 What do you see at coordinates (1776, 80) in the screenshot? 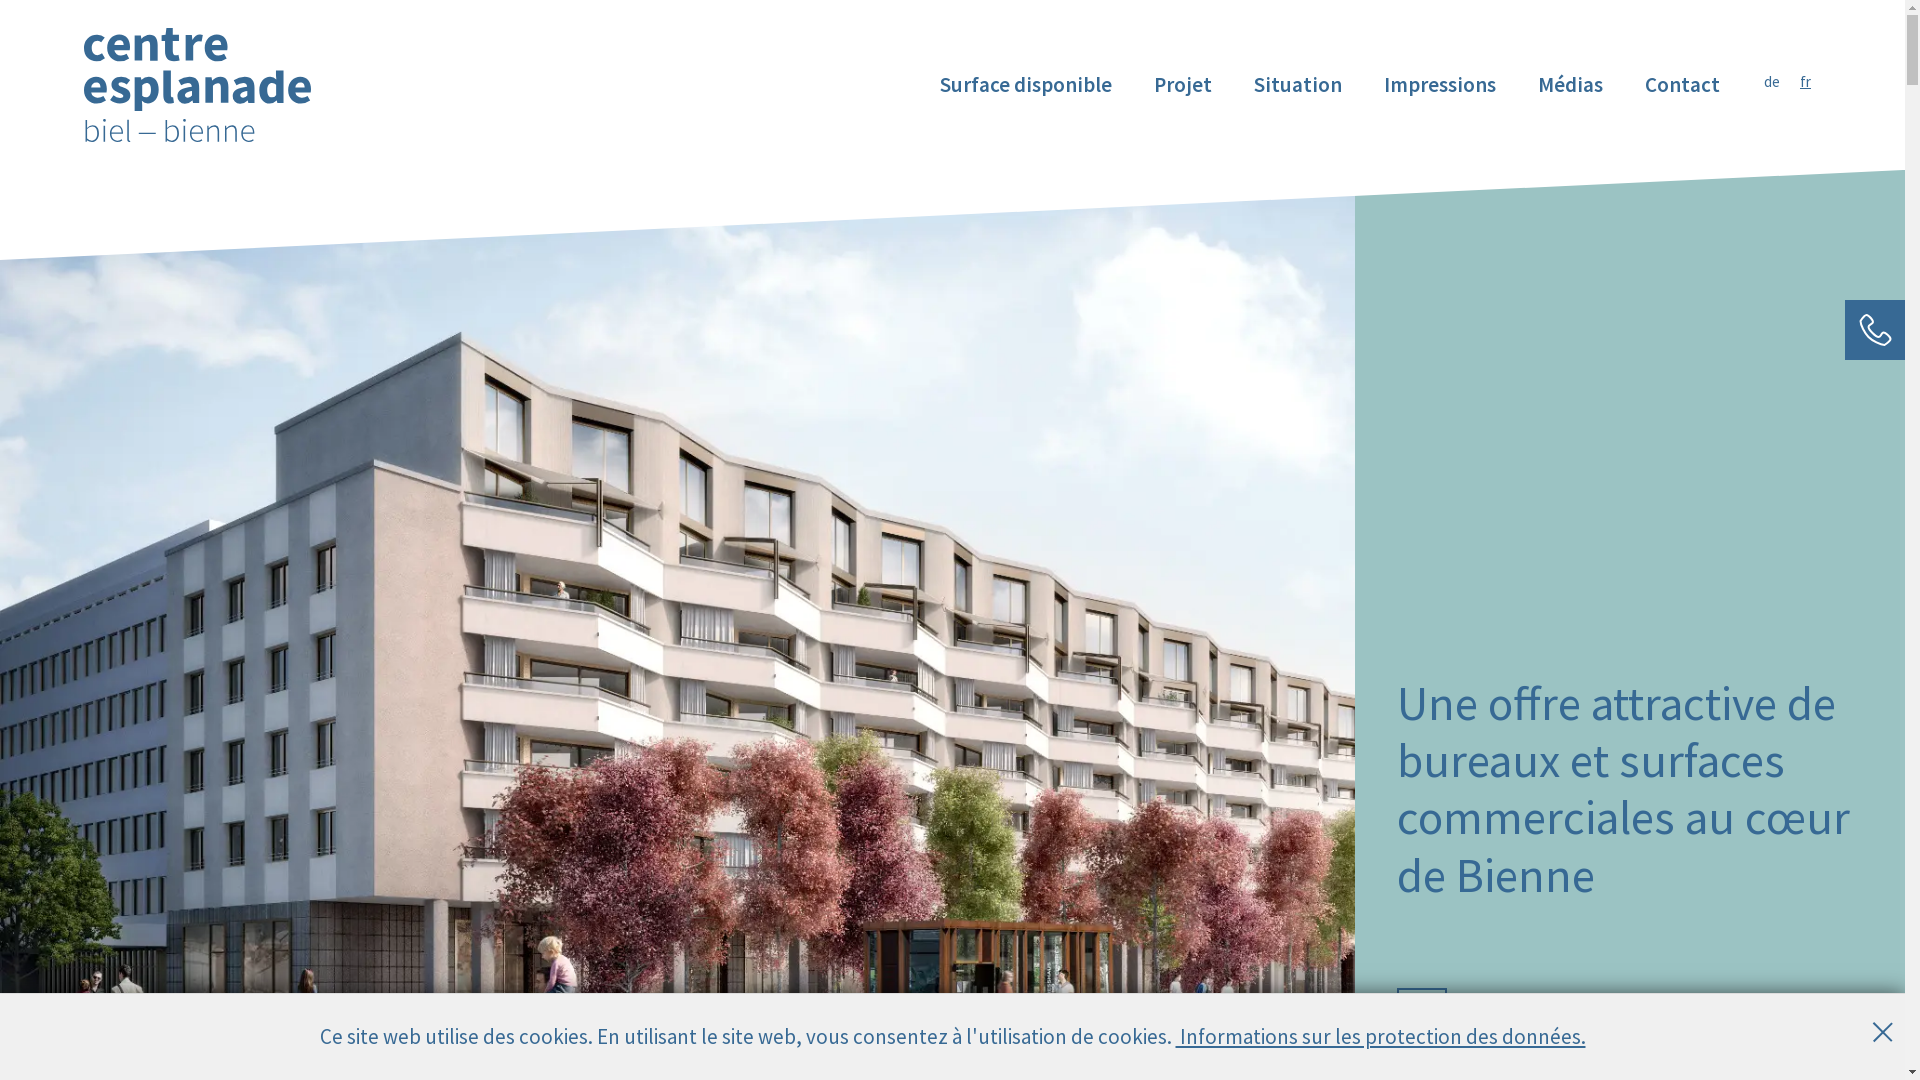
I see `'de'` at bounding box center [1776, 80].